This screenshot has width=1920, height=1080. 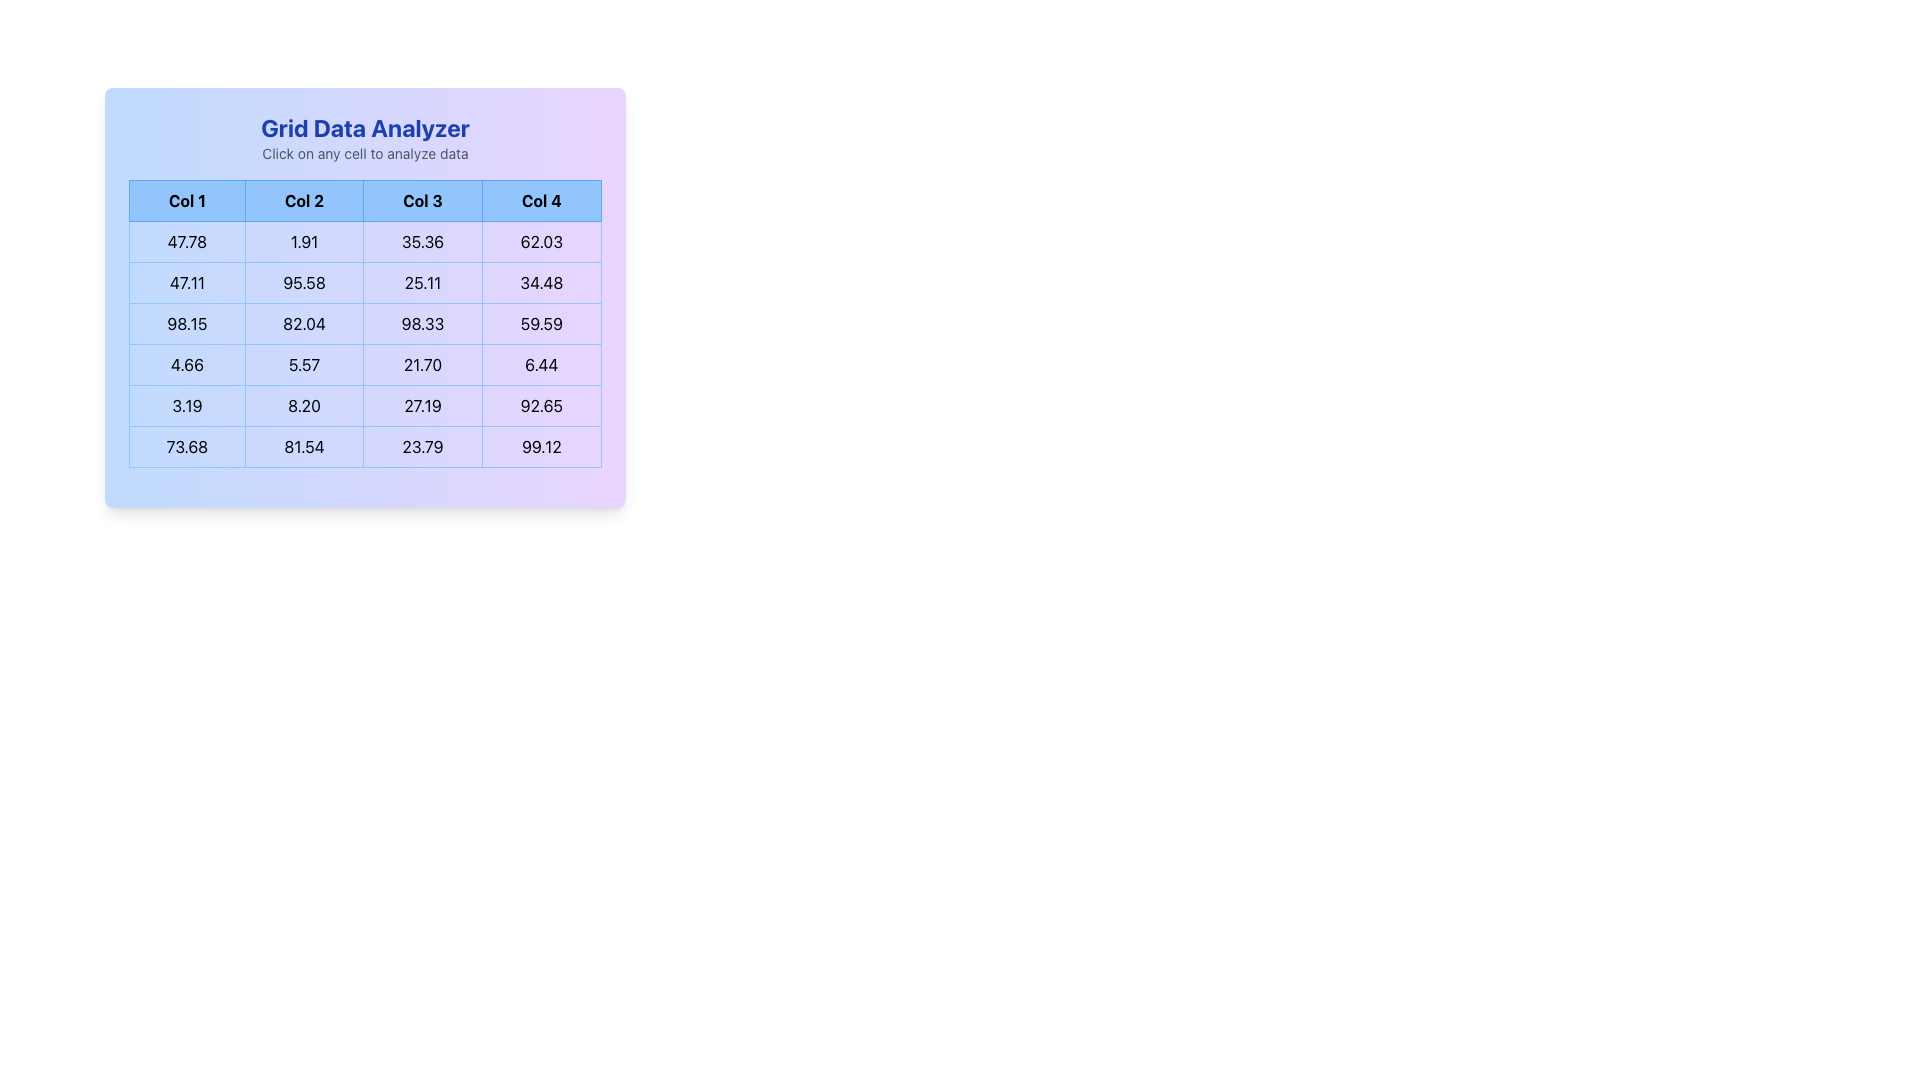 What do you see at coordinates (421, 241) in the screenshot?
I see `the data cell displaying the text '35.36', which is styled with padding and a blue border, and is positioned as the third cell in the first row of the grid layout` at bounding box center [421, 241].